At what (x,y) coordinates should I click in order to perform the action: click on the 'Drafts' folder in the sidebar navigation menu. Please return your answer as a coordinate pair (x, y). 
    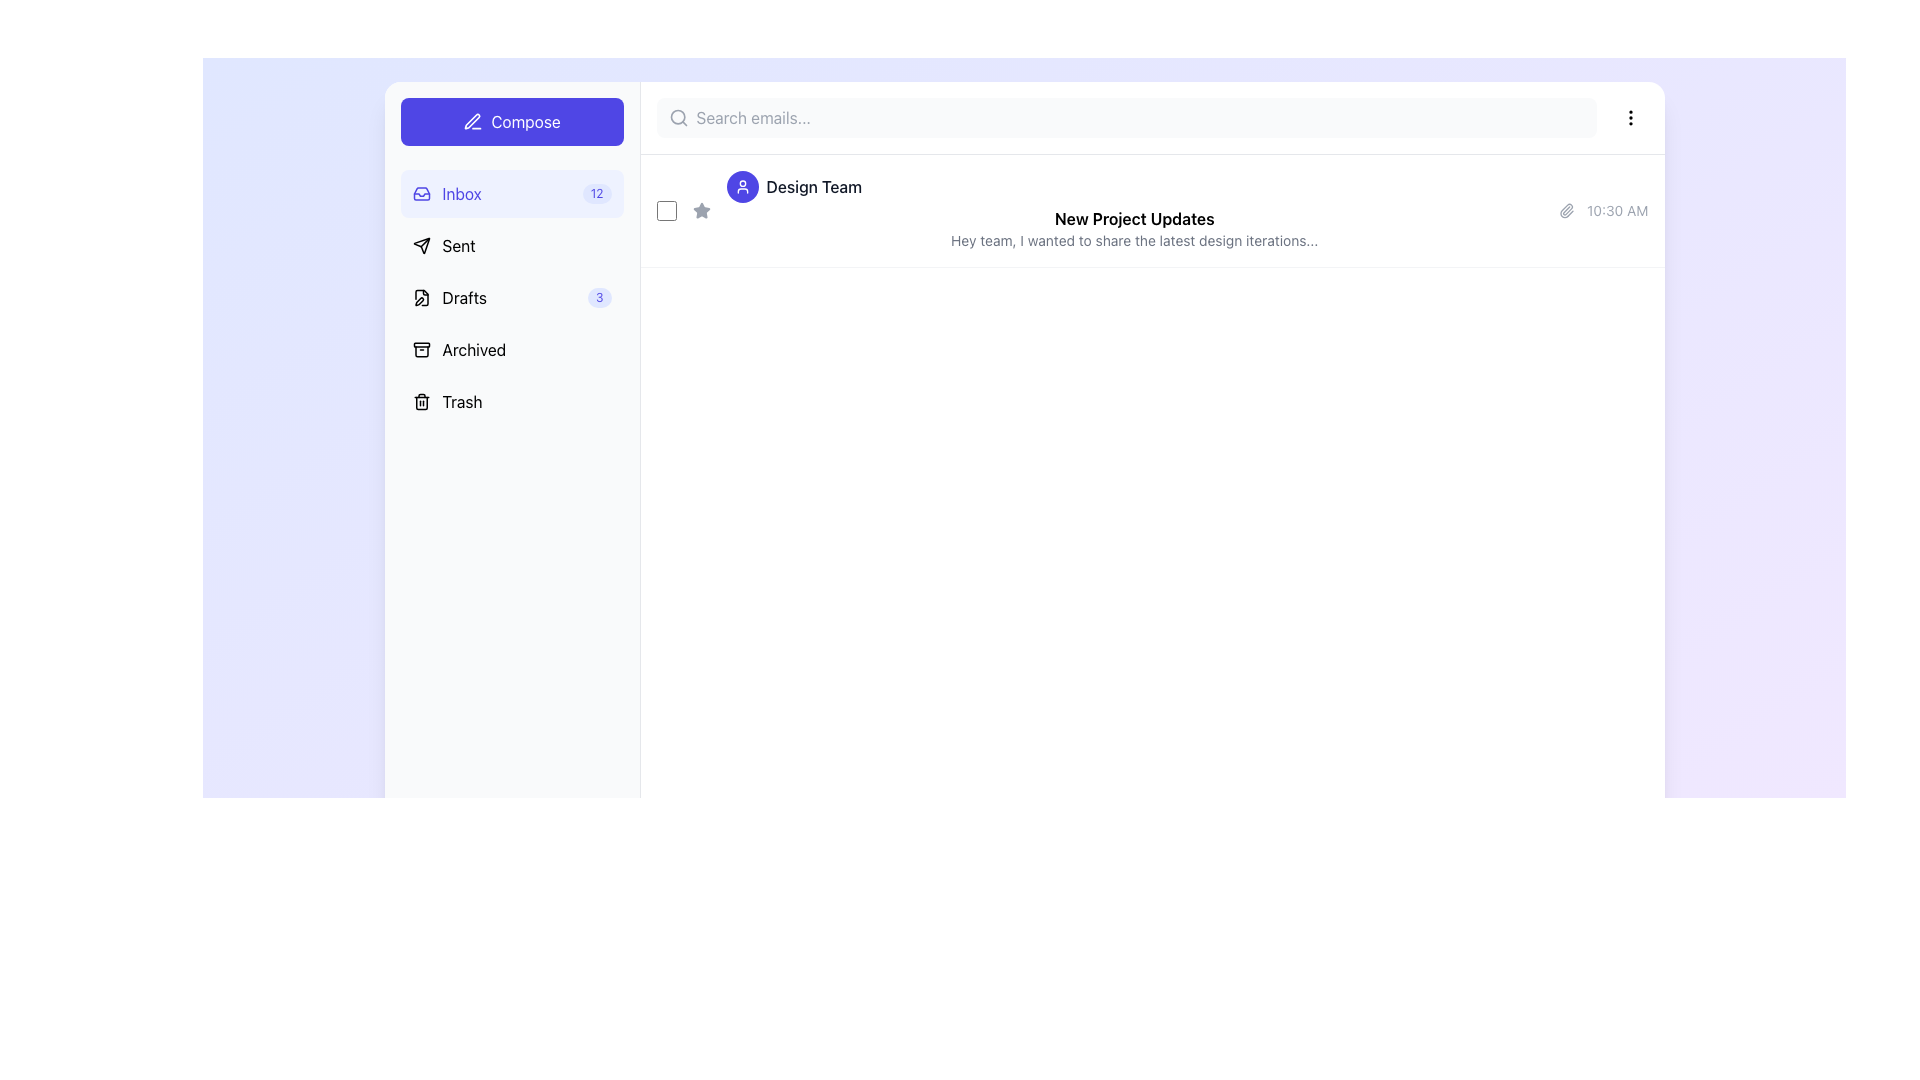
    Looking at the image, I should click on (512, 297).